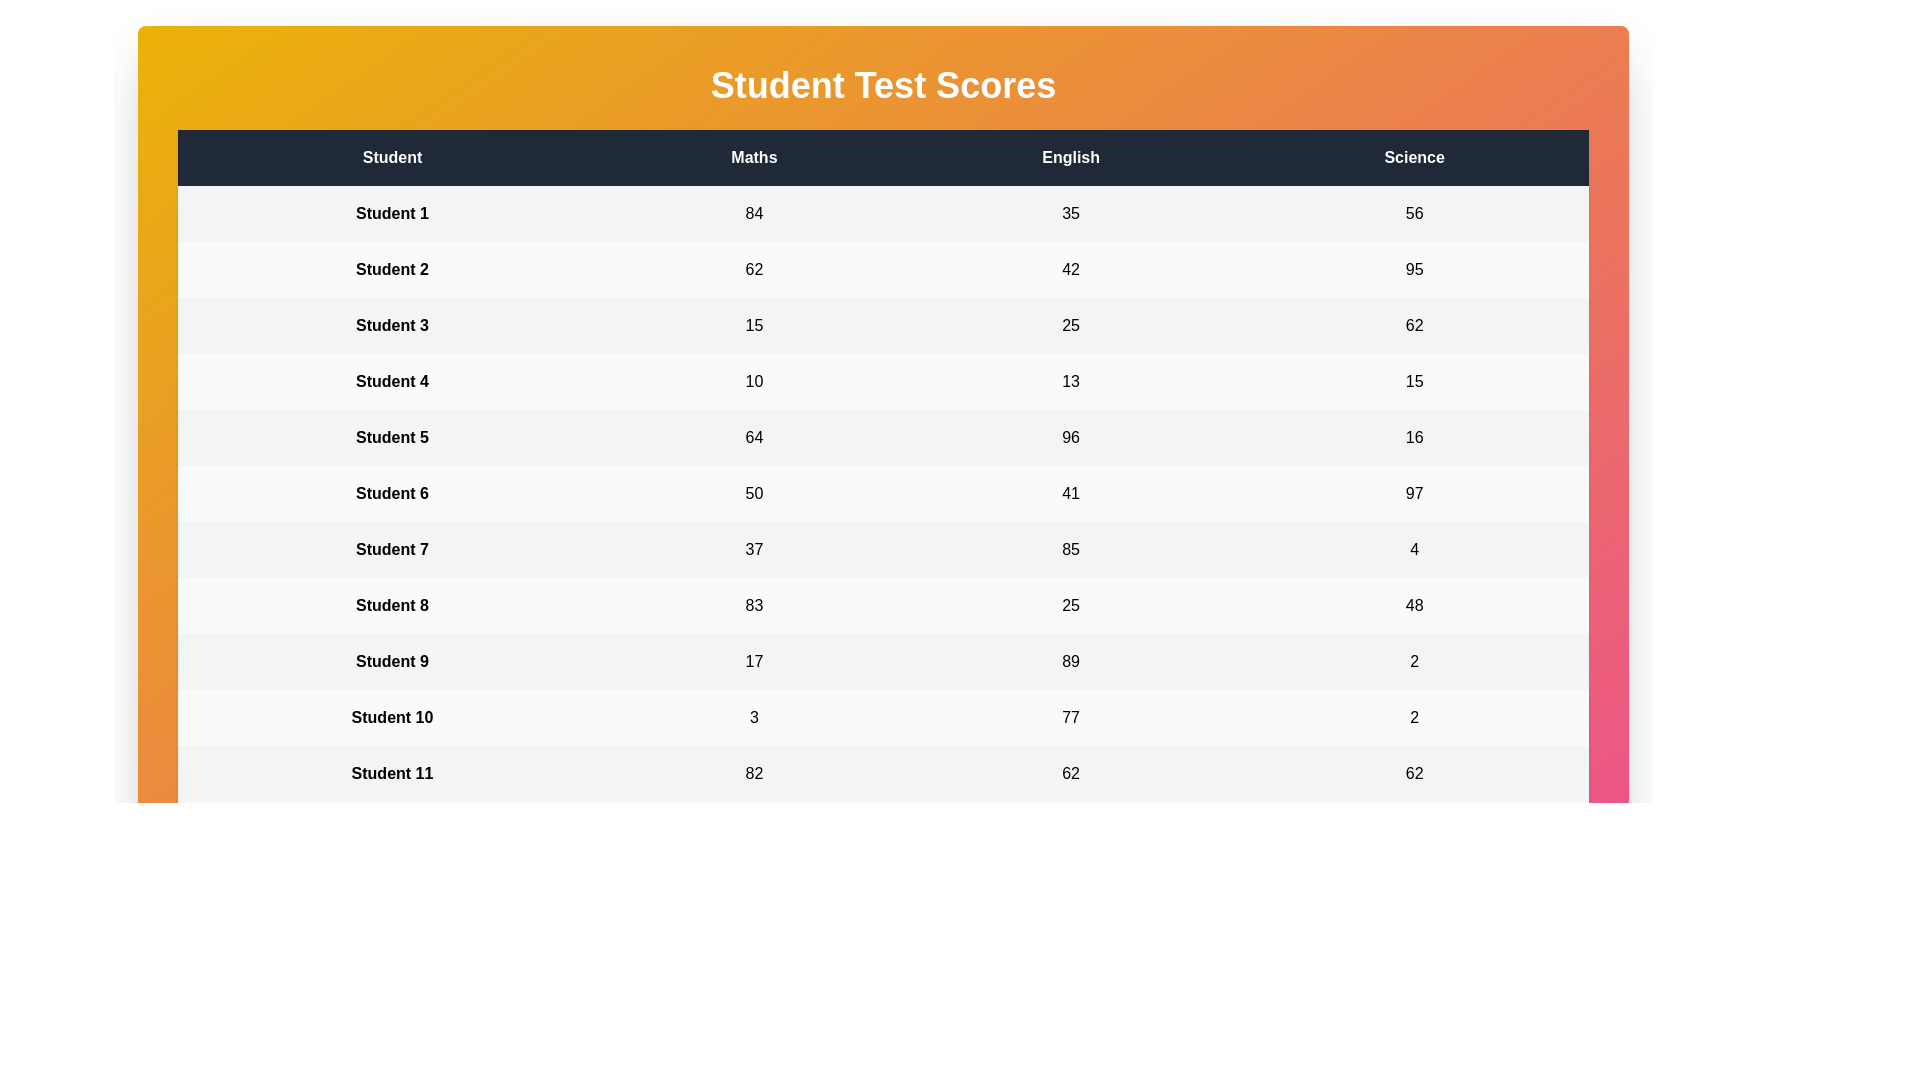 This screenshot has height=1080, width=1920. What do you see at coordinates (1070, 157) in the screenshot?
I see `the English header to sort the column` at bounding box center [1070, 157].